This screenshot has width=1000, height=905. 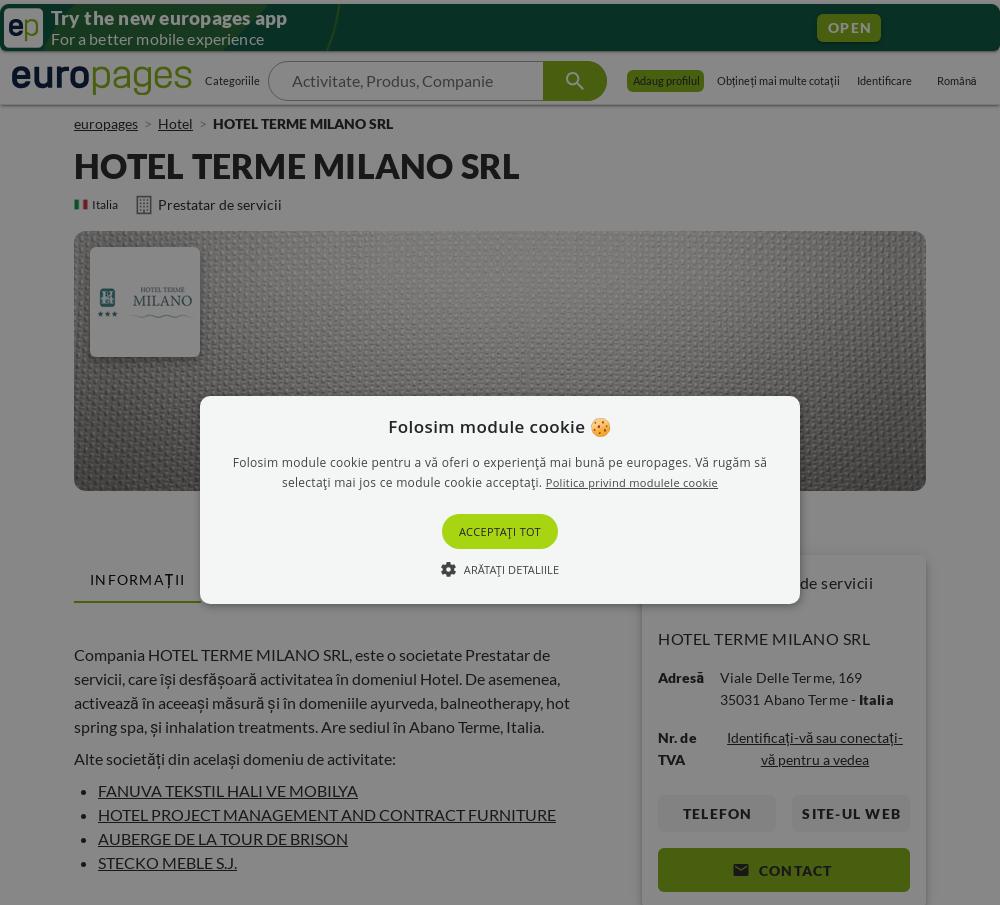 What do you see at coordinates (884, 80) in the screenshot?
I see `'Identificare'` at bounding box center [884, 80].